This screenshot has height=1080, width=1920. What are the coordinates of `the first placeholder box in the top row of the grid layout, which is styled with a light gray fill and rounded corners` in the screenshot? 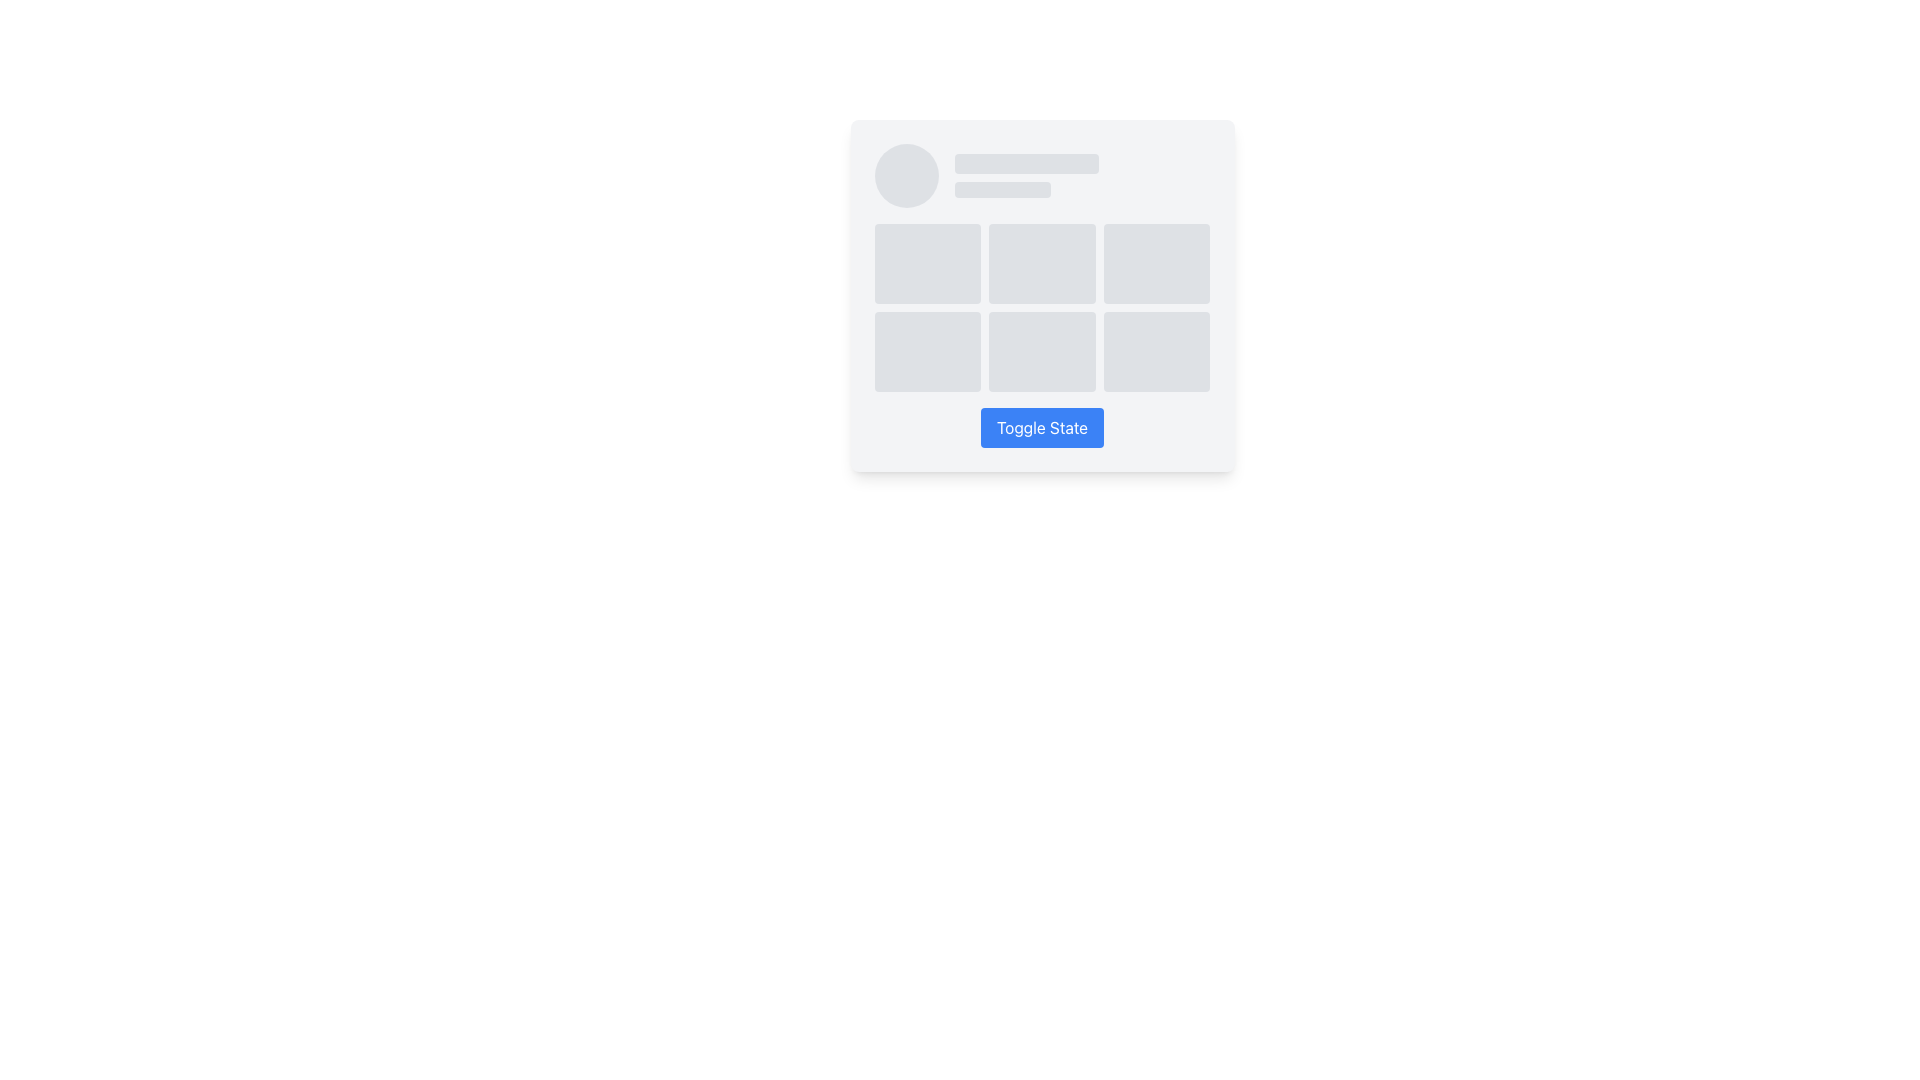 It's located at (926, 262).